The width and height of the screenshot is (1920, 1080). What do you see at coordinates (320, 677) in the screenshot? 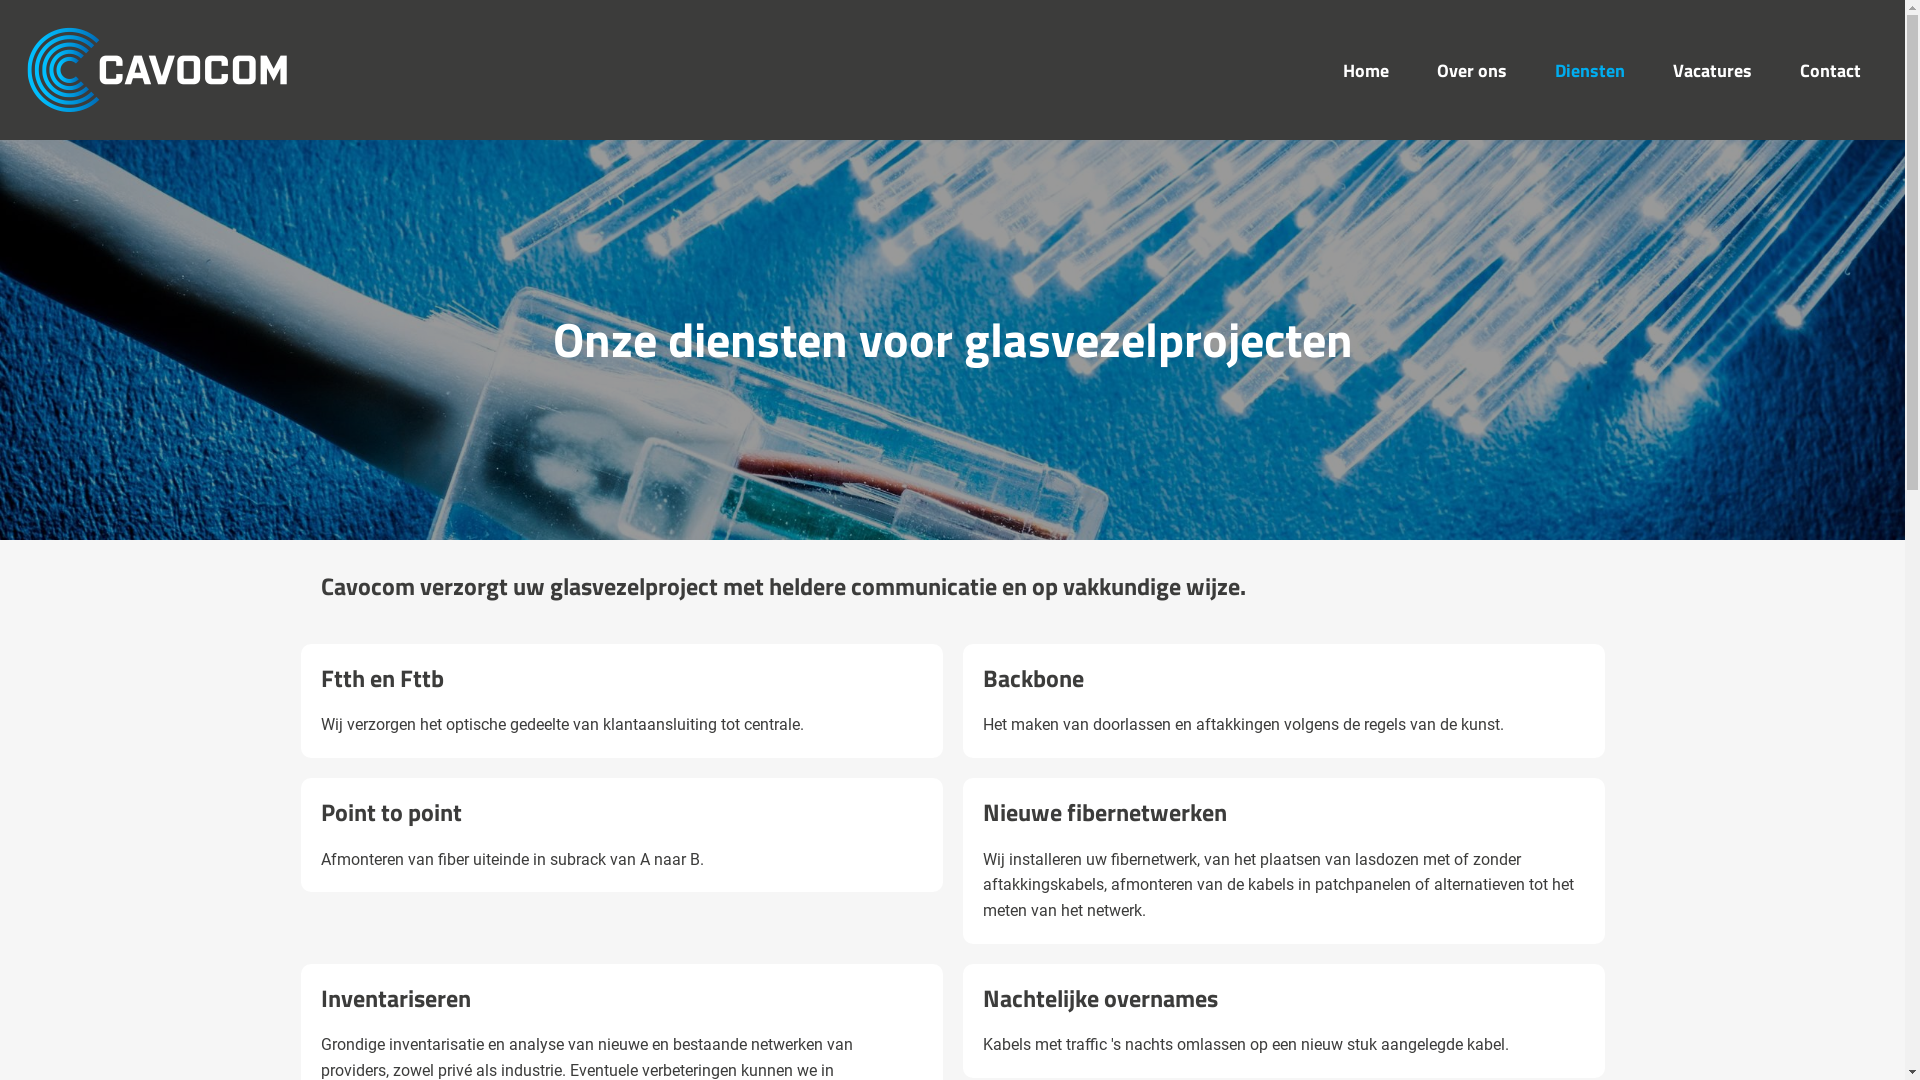
I see `'Ftth en Fttb'` at bounding box center [320, 677].